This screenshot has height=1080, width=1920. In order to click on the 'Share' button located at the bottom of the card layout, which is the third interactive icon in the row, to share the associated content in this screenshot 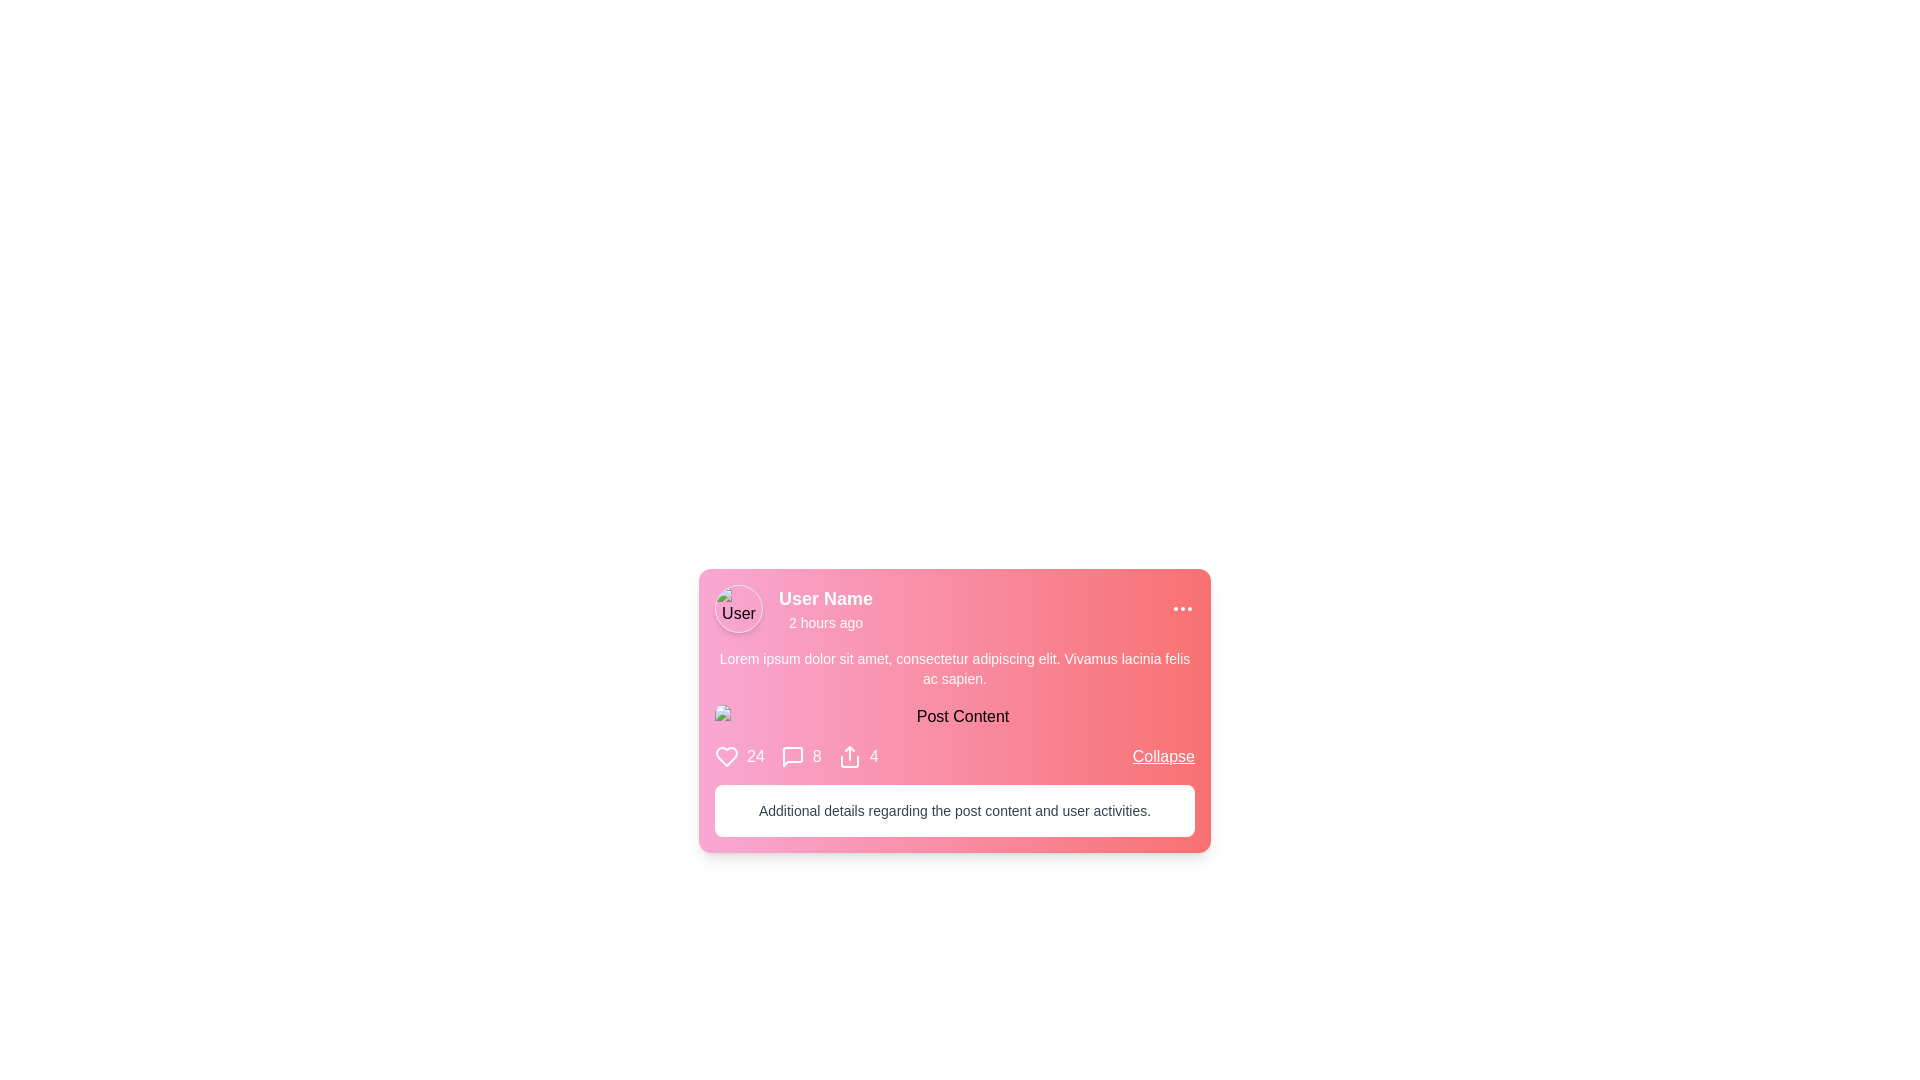, I will do `click(858, 756)`.